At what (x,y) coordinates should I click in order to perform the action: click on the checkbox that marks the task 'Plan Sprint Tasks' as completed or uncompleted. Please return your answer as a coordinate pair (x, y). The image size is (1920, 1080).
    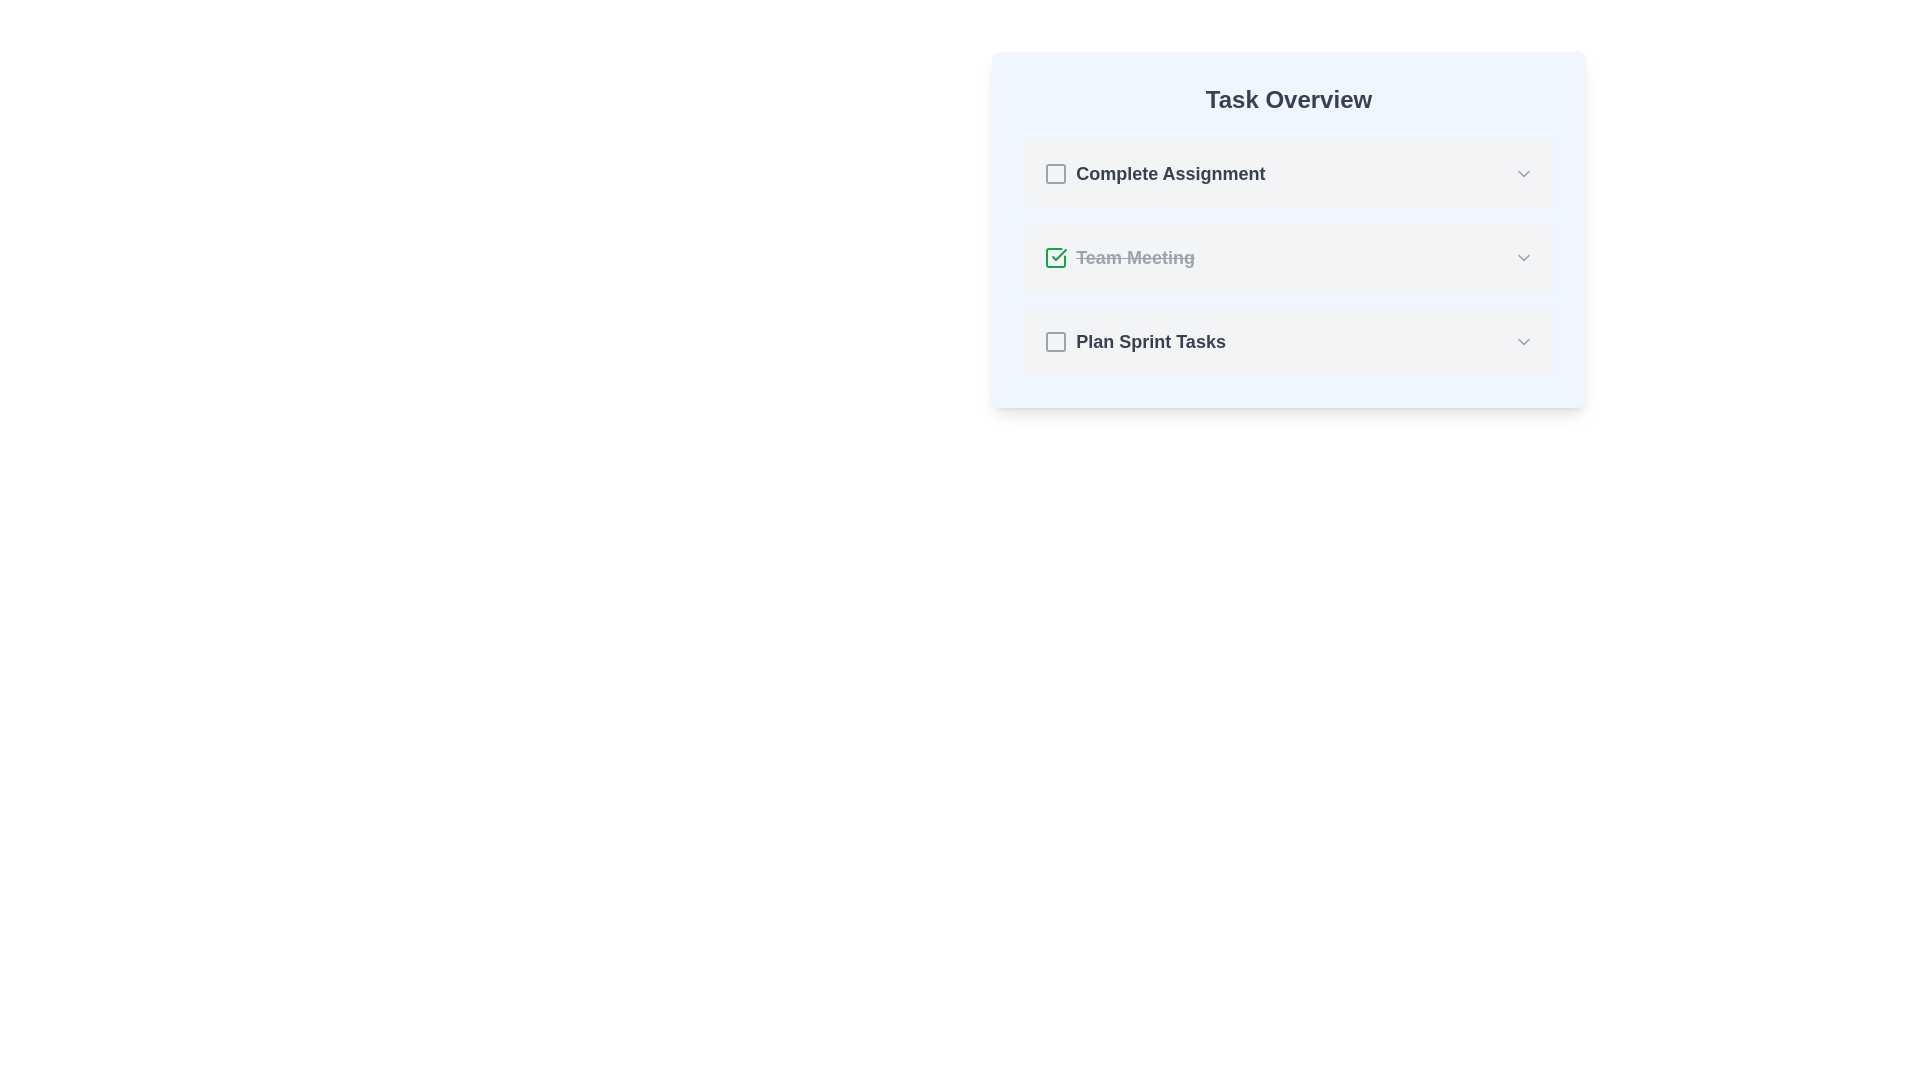
    Looking at the image, I should click on (1055, 341).